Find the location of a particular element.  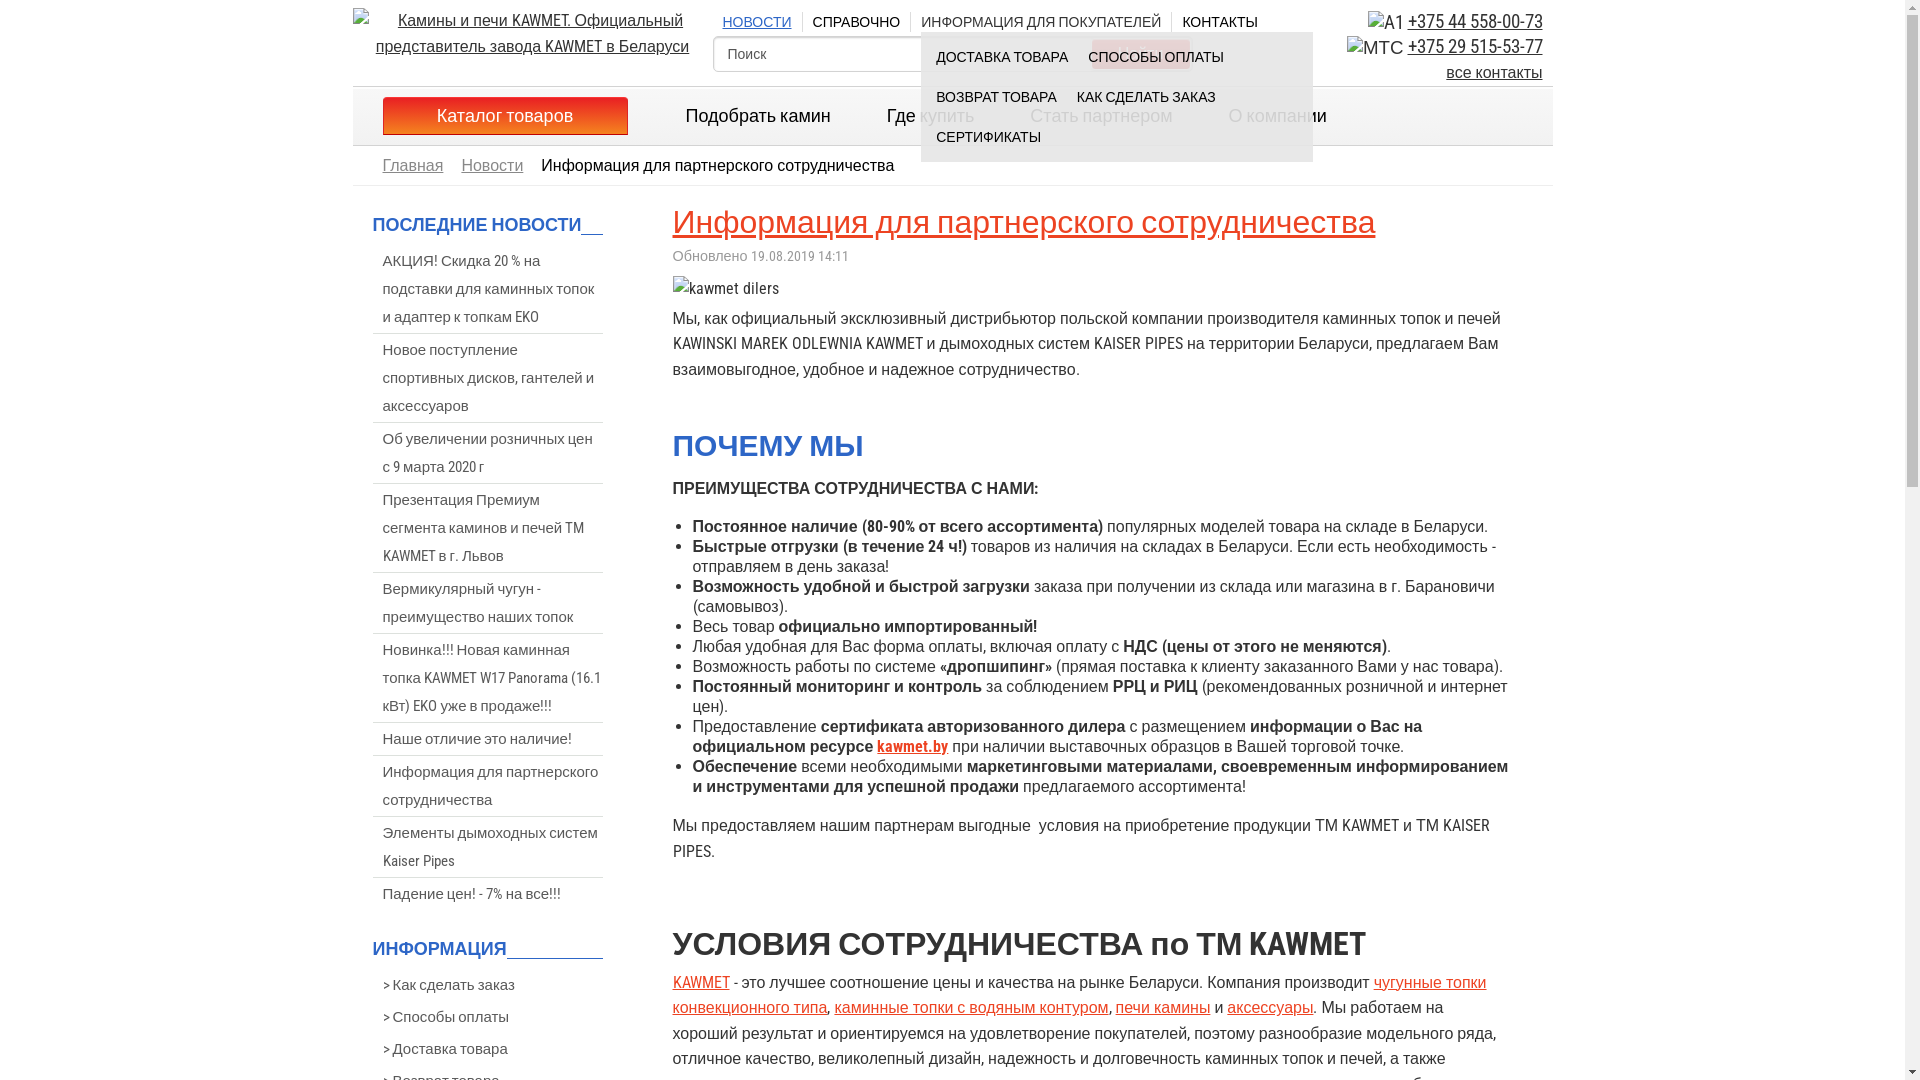

'+375 44 558-00-73' is located at coordinates (1475, 22).